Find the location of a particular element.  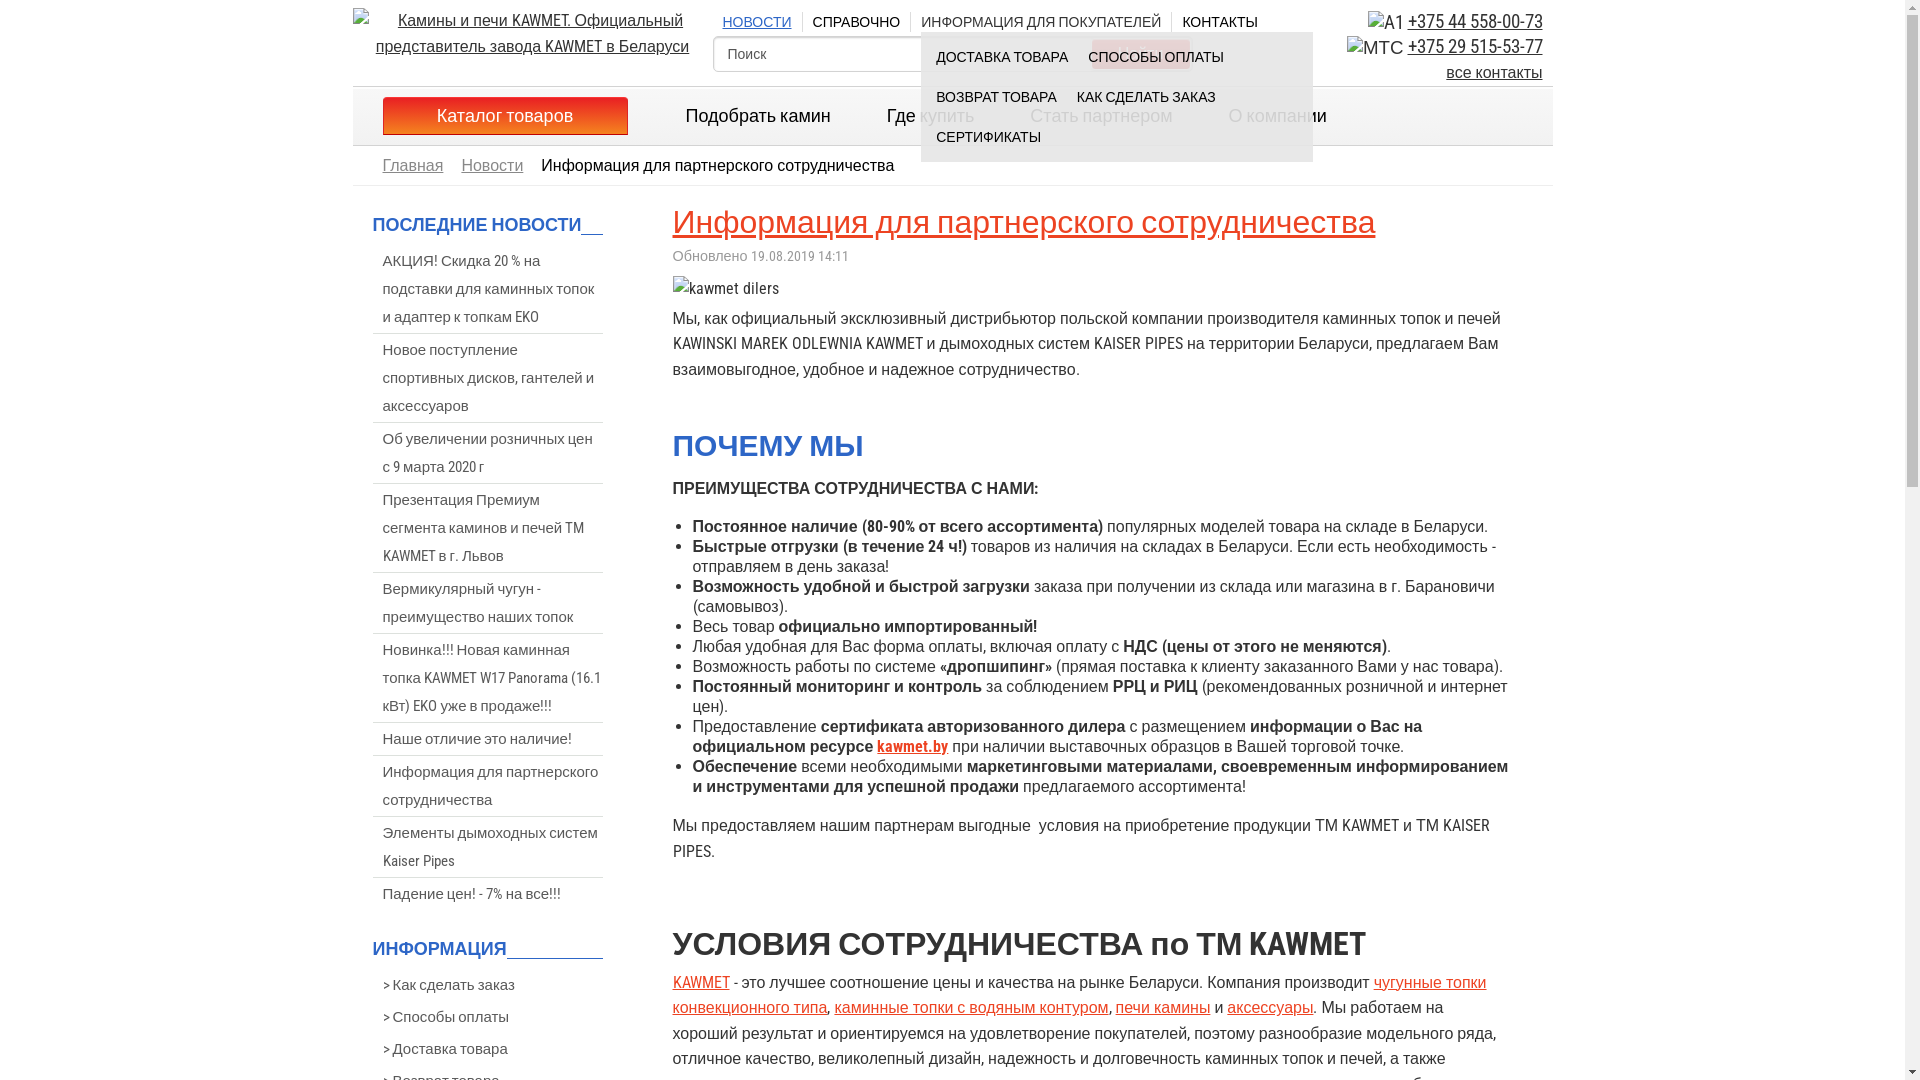

'+375 44 558-00-73' is located at coordinates (1475, 22).